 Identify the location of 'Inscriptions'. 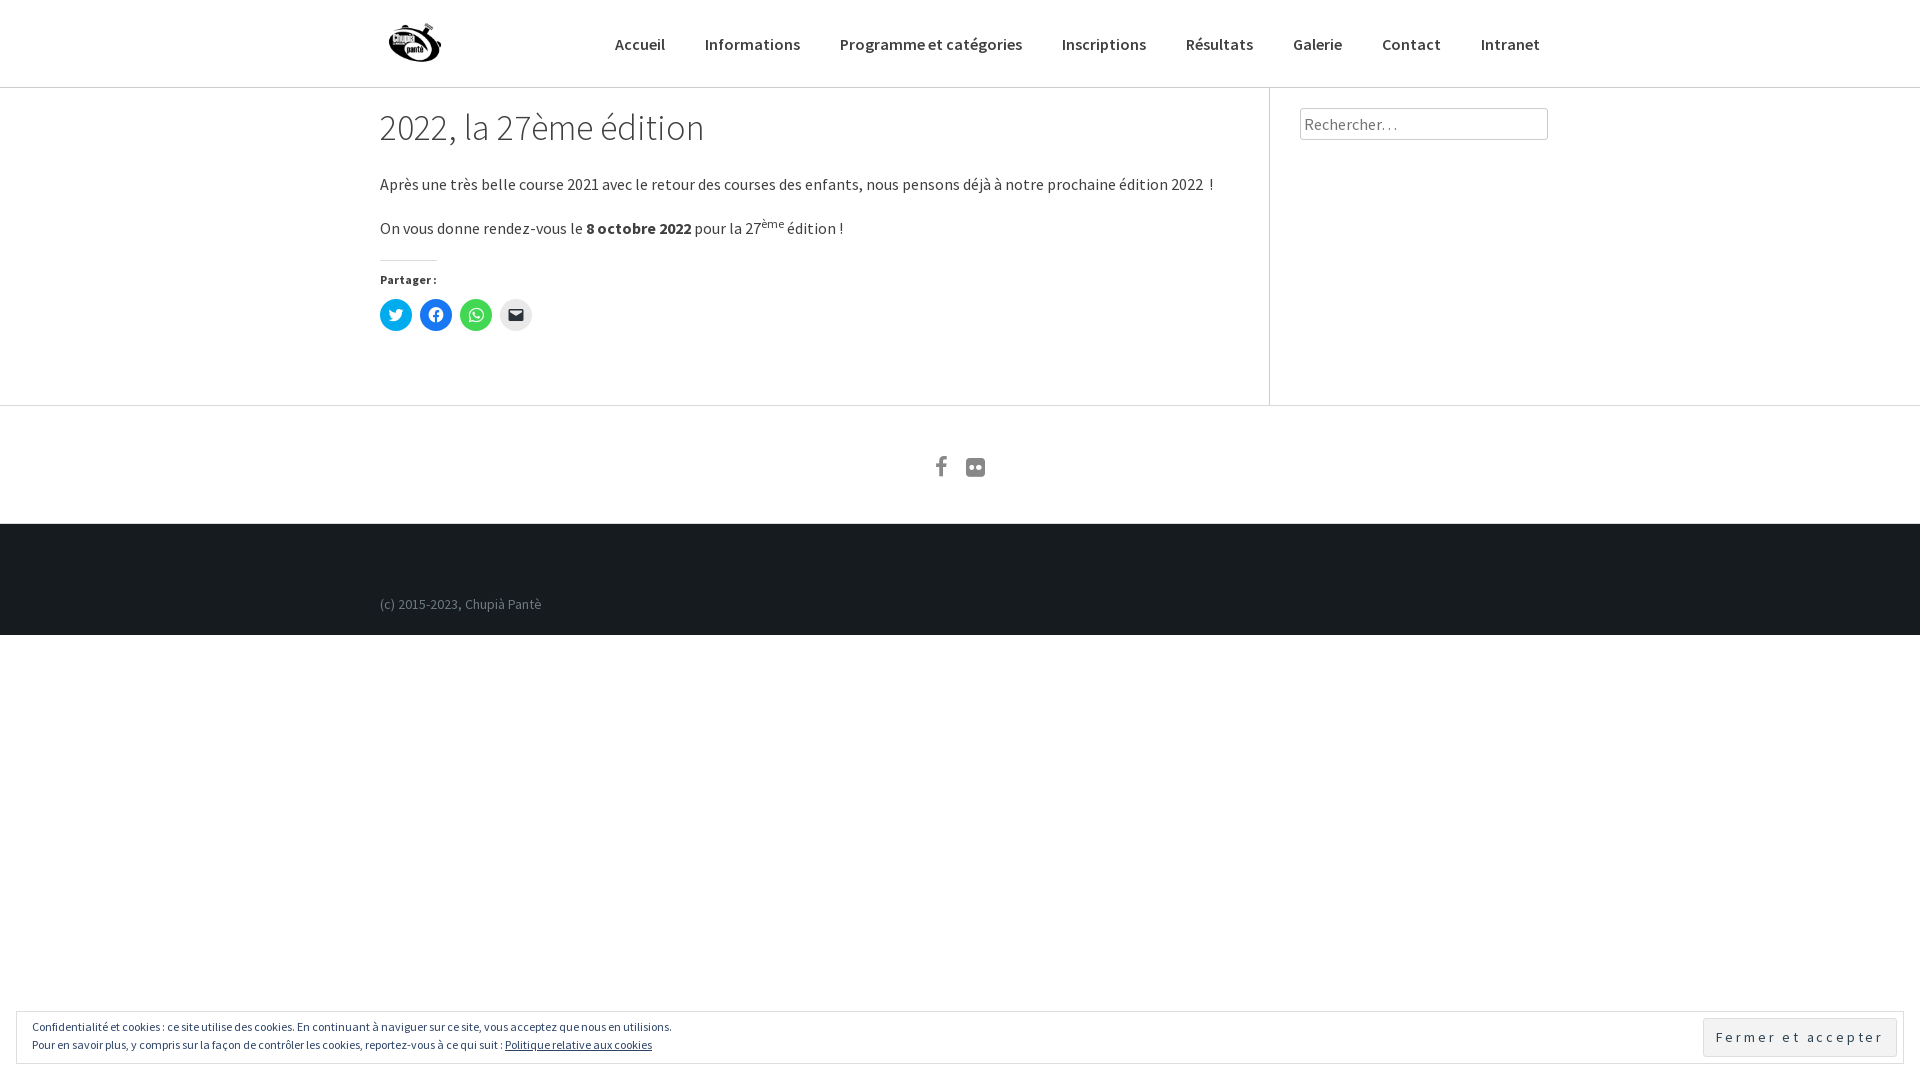
(1103, 43).